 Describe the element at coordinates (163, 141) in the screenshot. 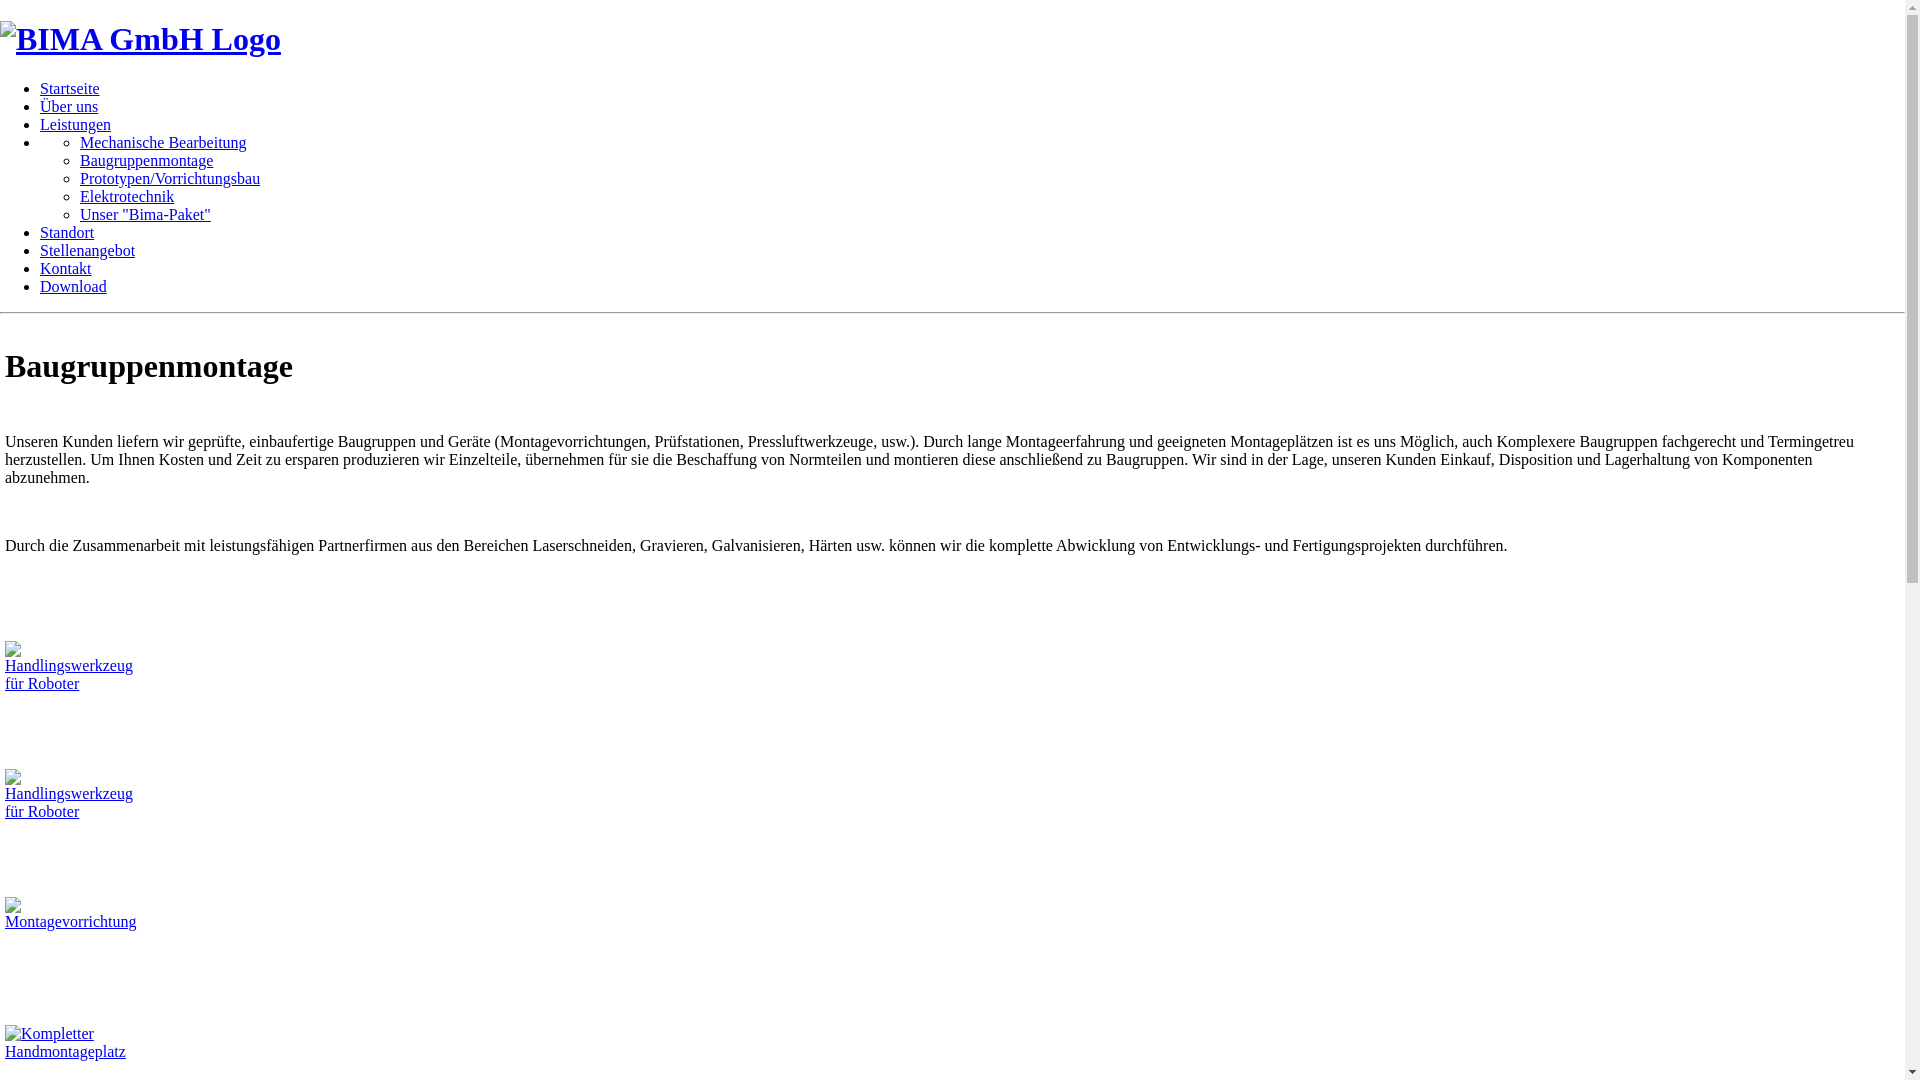

I see `'Mechanische Bearbeitung'` at that location.